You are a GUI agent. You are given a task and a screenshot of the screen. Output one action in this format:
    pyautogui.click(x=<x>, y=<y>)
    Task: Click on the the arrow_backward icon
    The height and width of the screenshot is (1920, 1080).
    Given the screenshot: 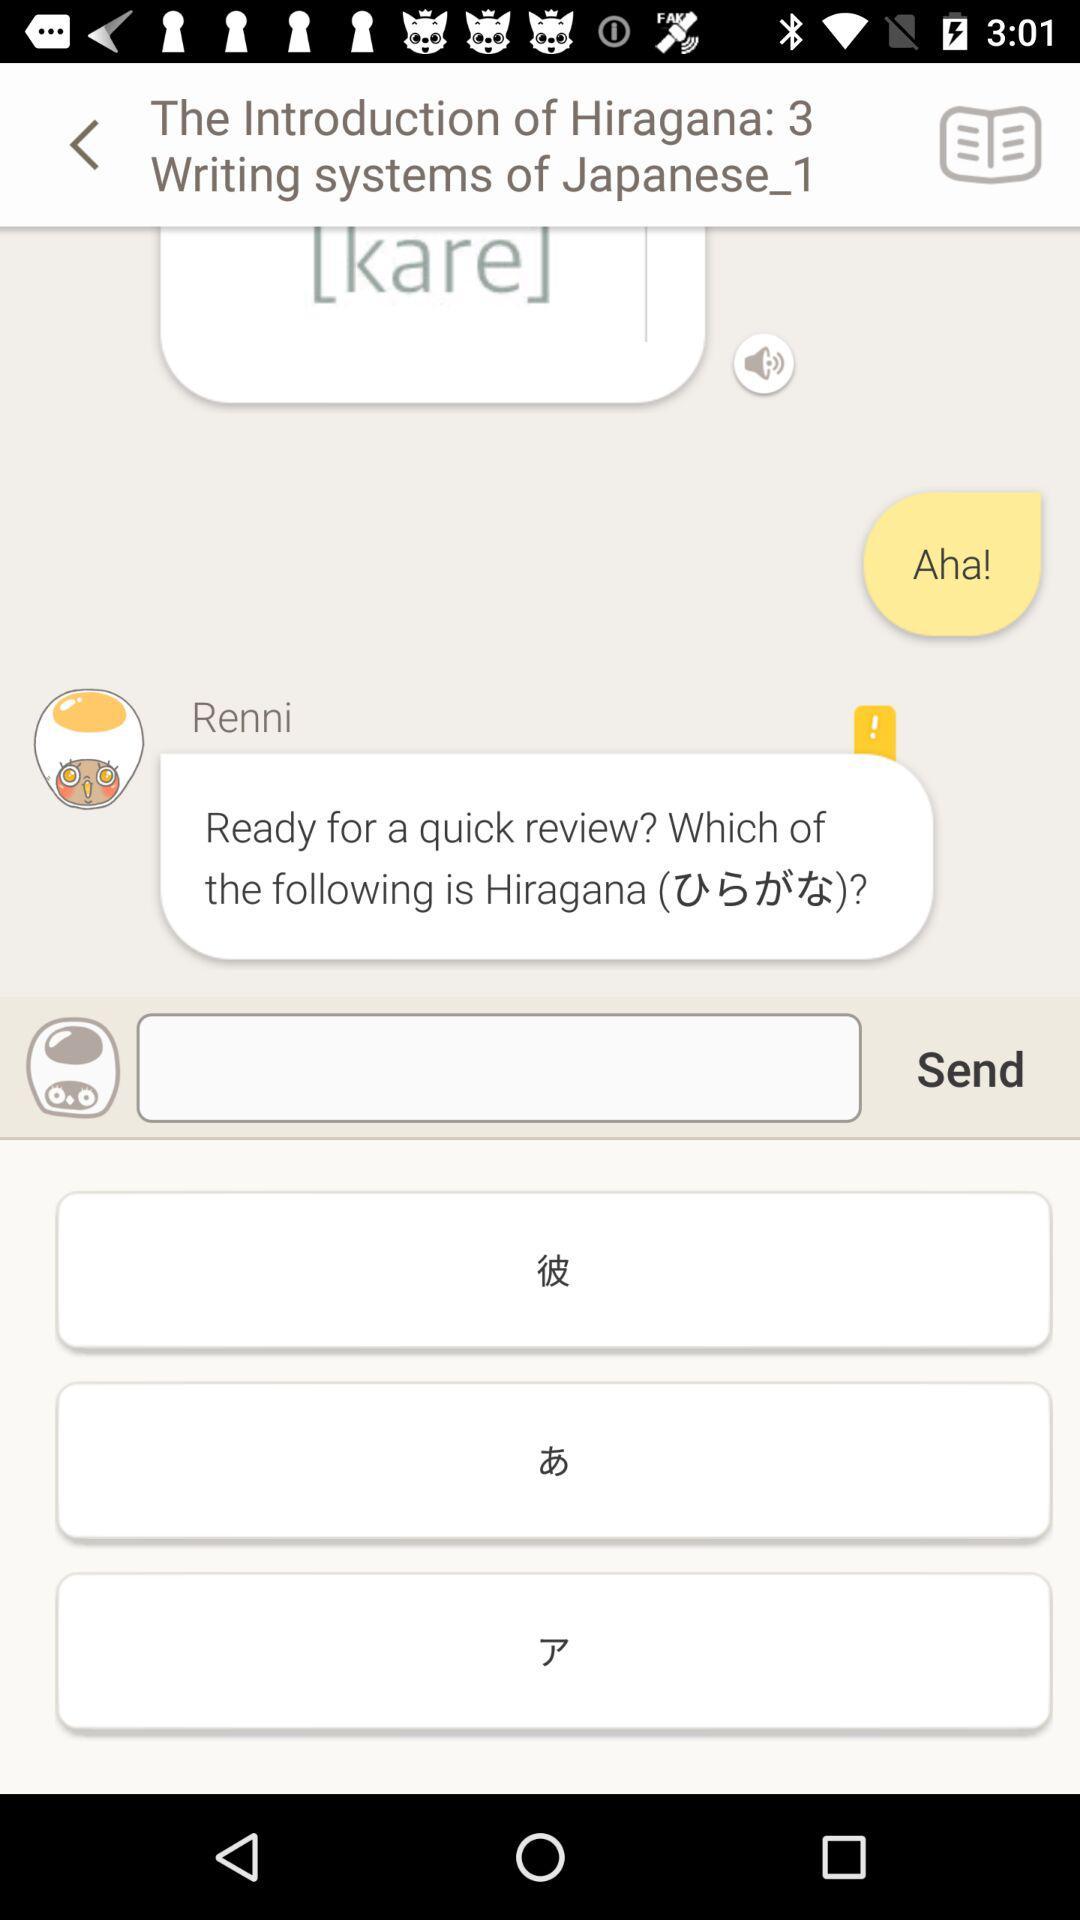 What is the action you would take?
    pyautogui.click(x=87, y=143)
    